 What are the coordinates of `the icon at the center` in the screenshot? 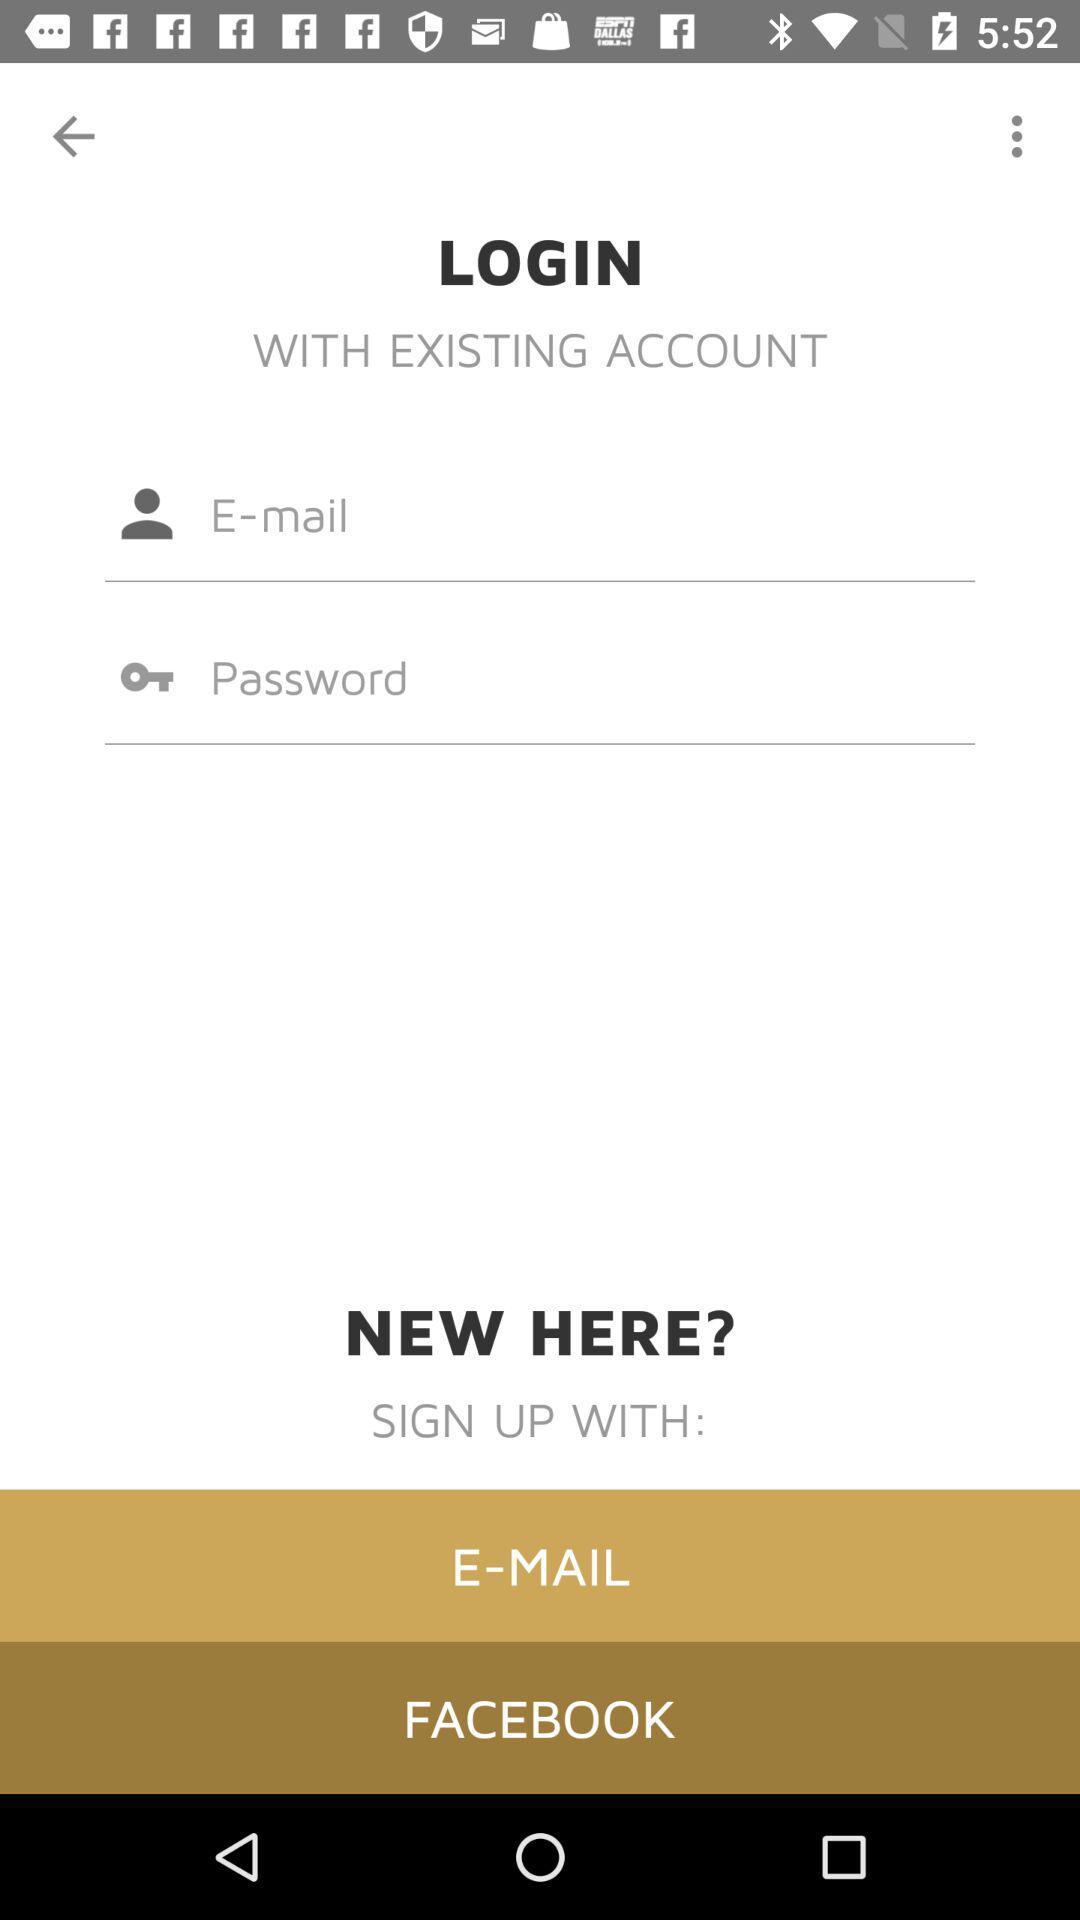 It's located at (540, 676).